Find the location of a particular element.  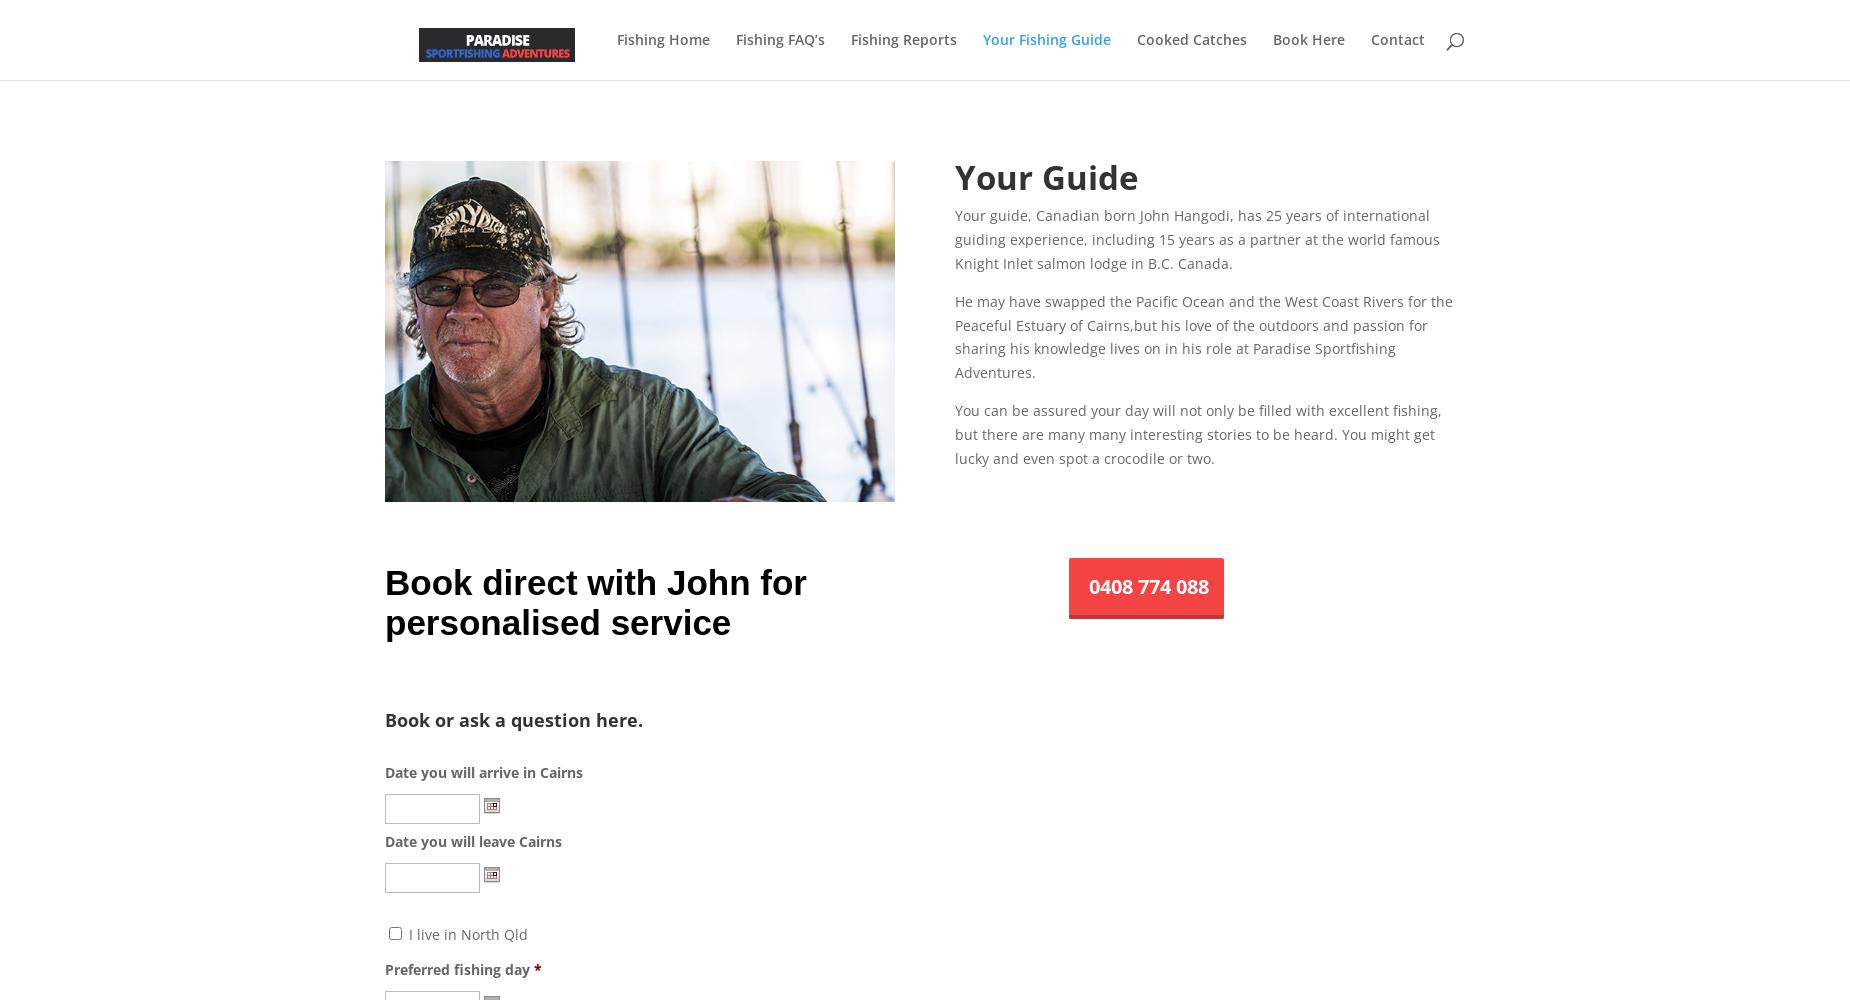

'Your Guide' is located at coordinates (1044, 177).